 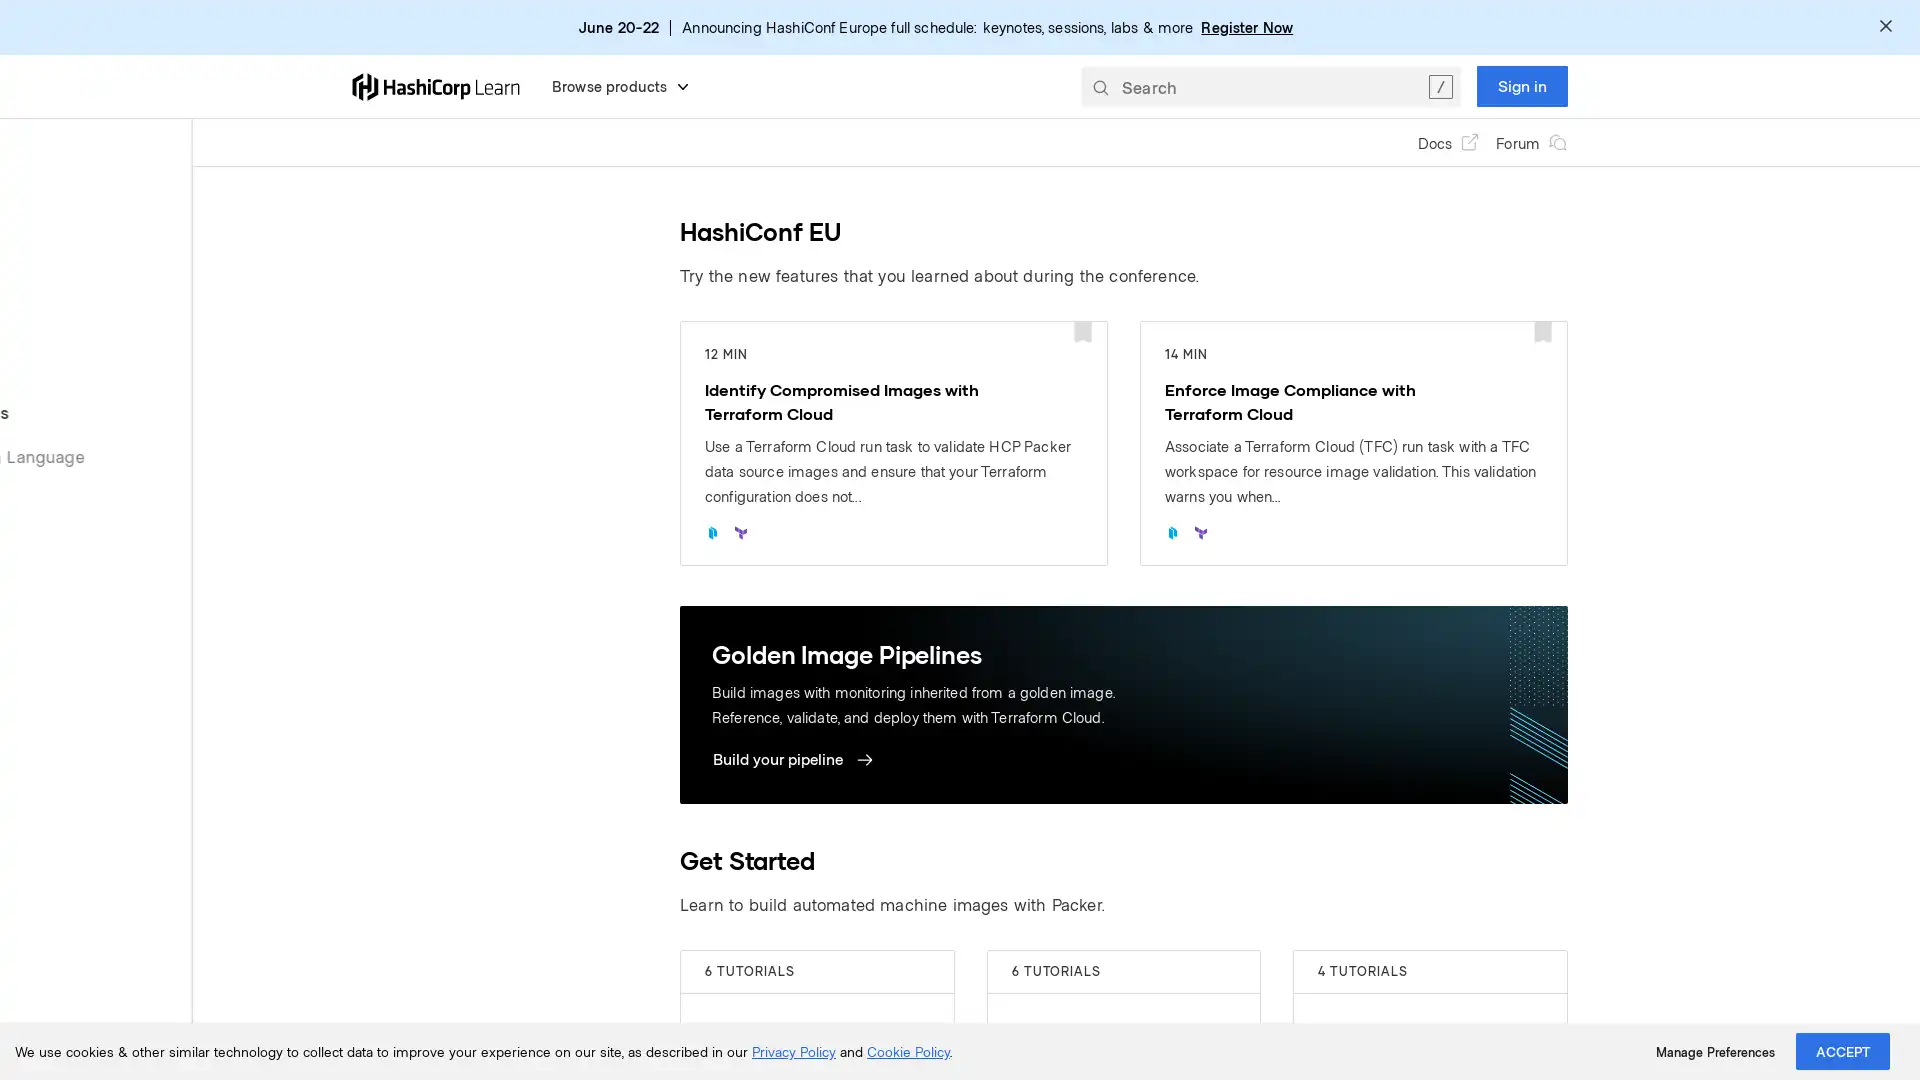 What do you see at coordinates (620, 85) in the screenshot?
I see `Browse products` at bounding box center [620, 85].